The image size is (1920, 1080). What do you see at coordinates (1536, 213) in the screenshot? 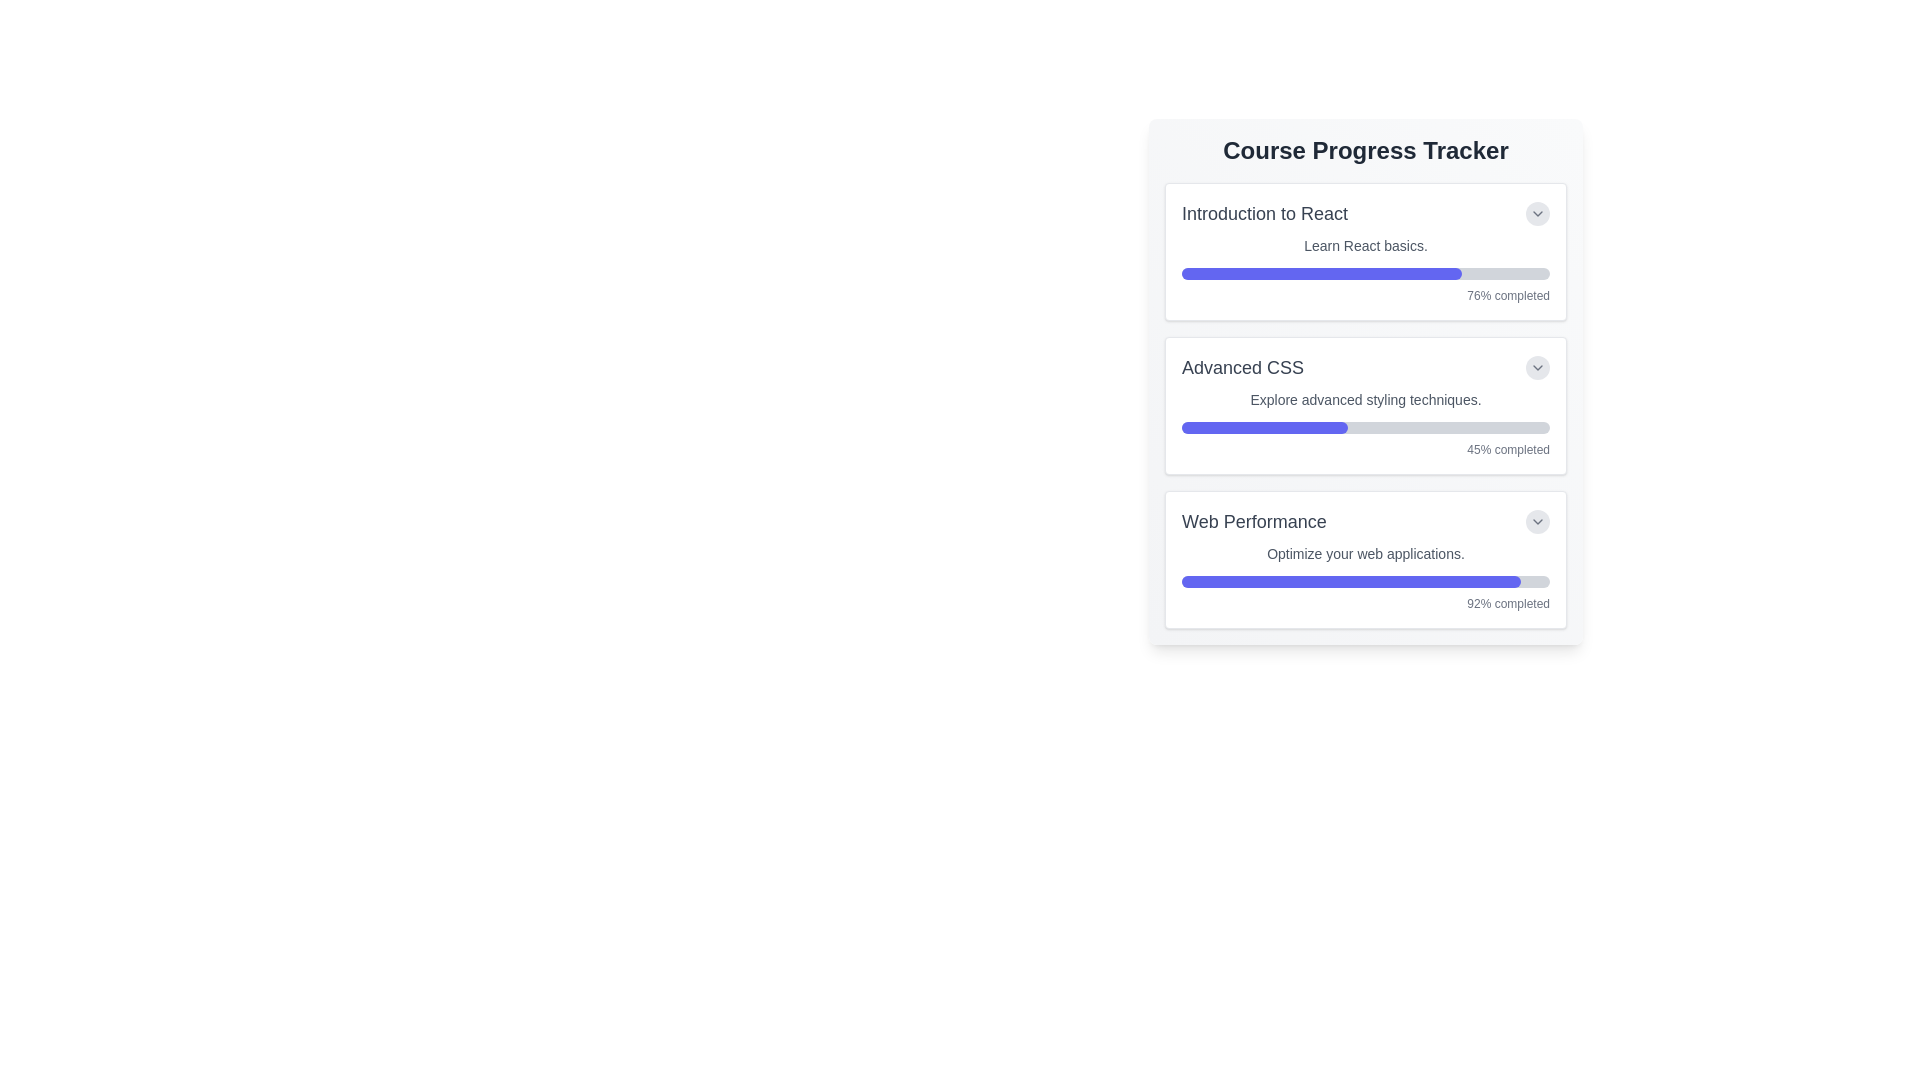
I see `the circular button with a light gray background and a downward pointing arrow icon` at bounding box center [1536, 213].